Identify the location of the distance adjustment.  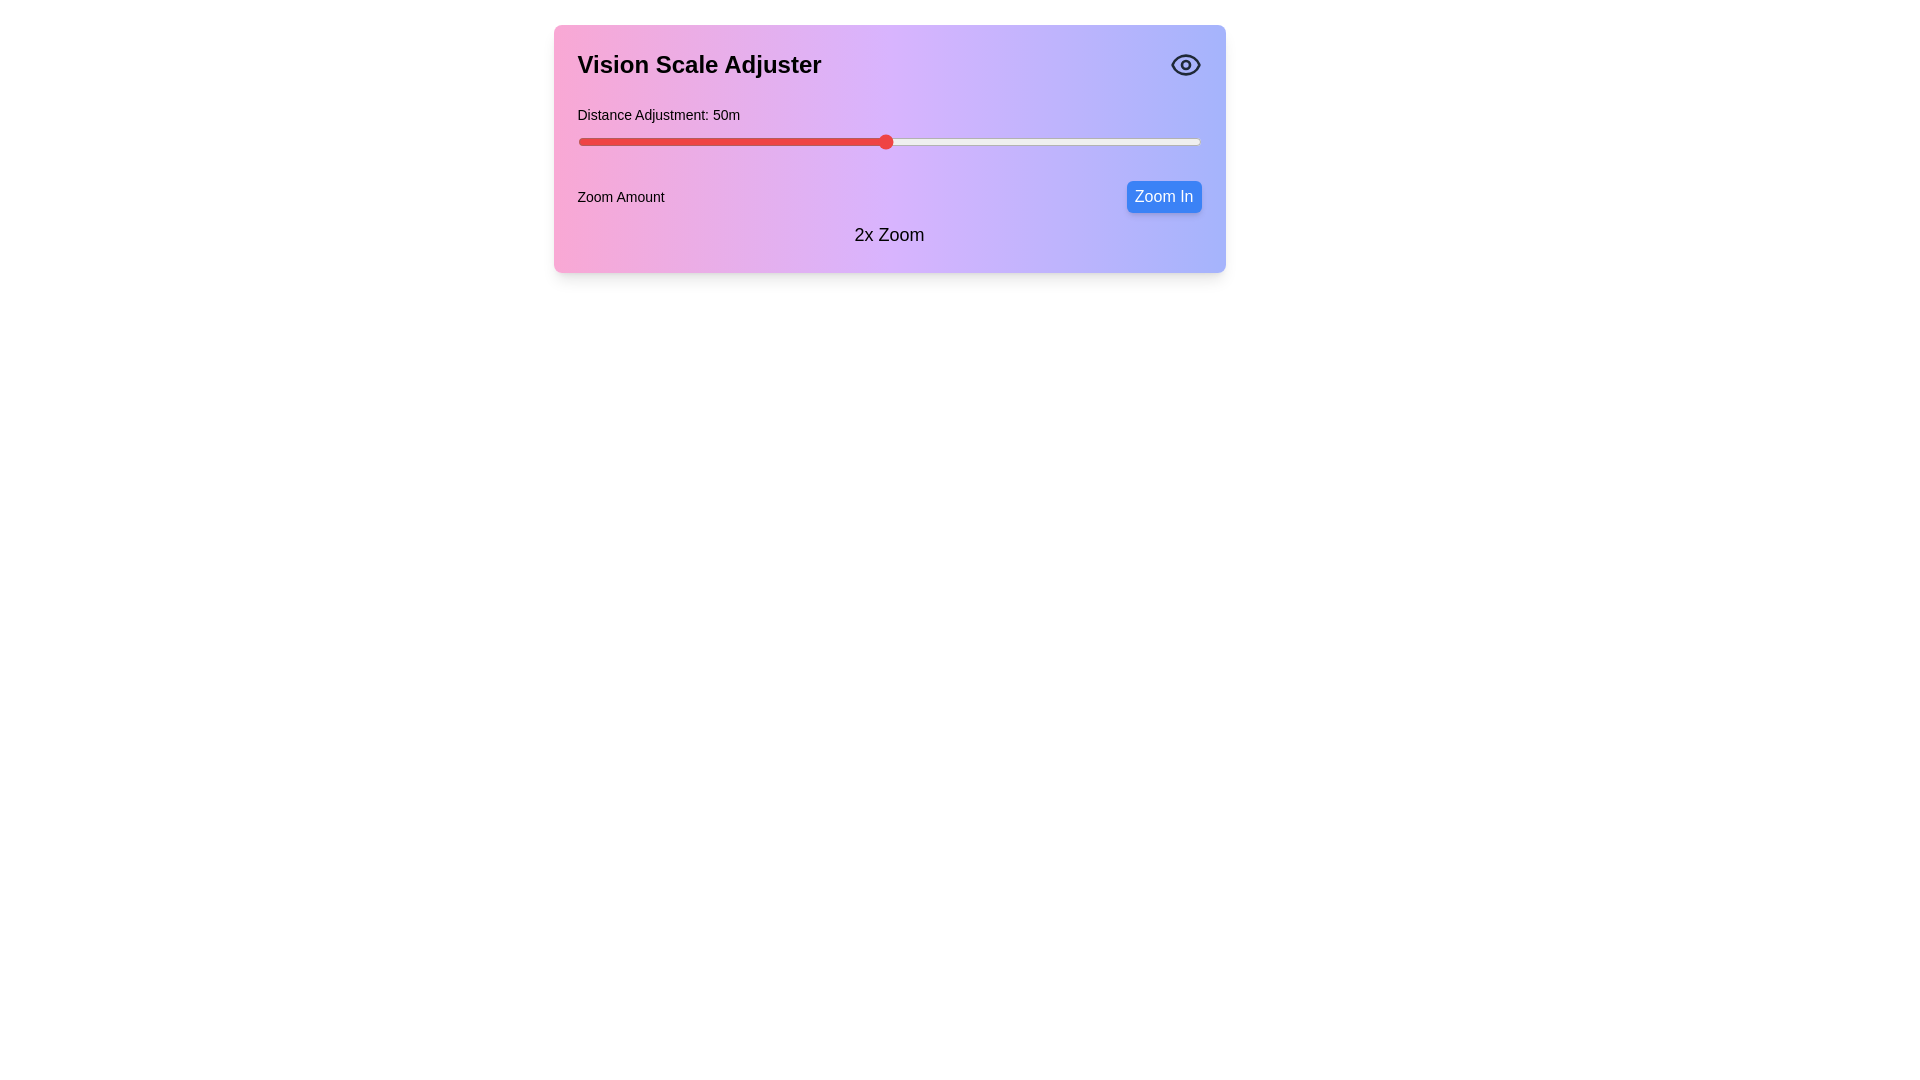
(861, 141).